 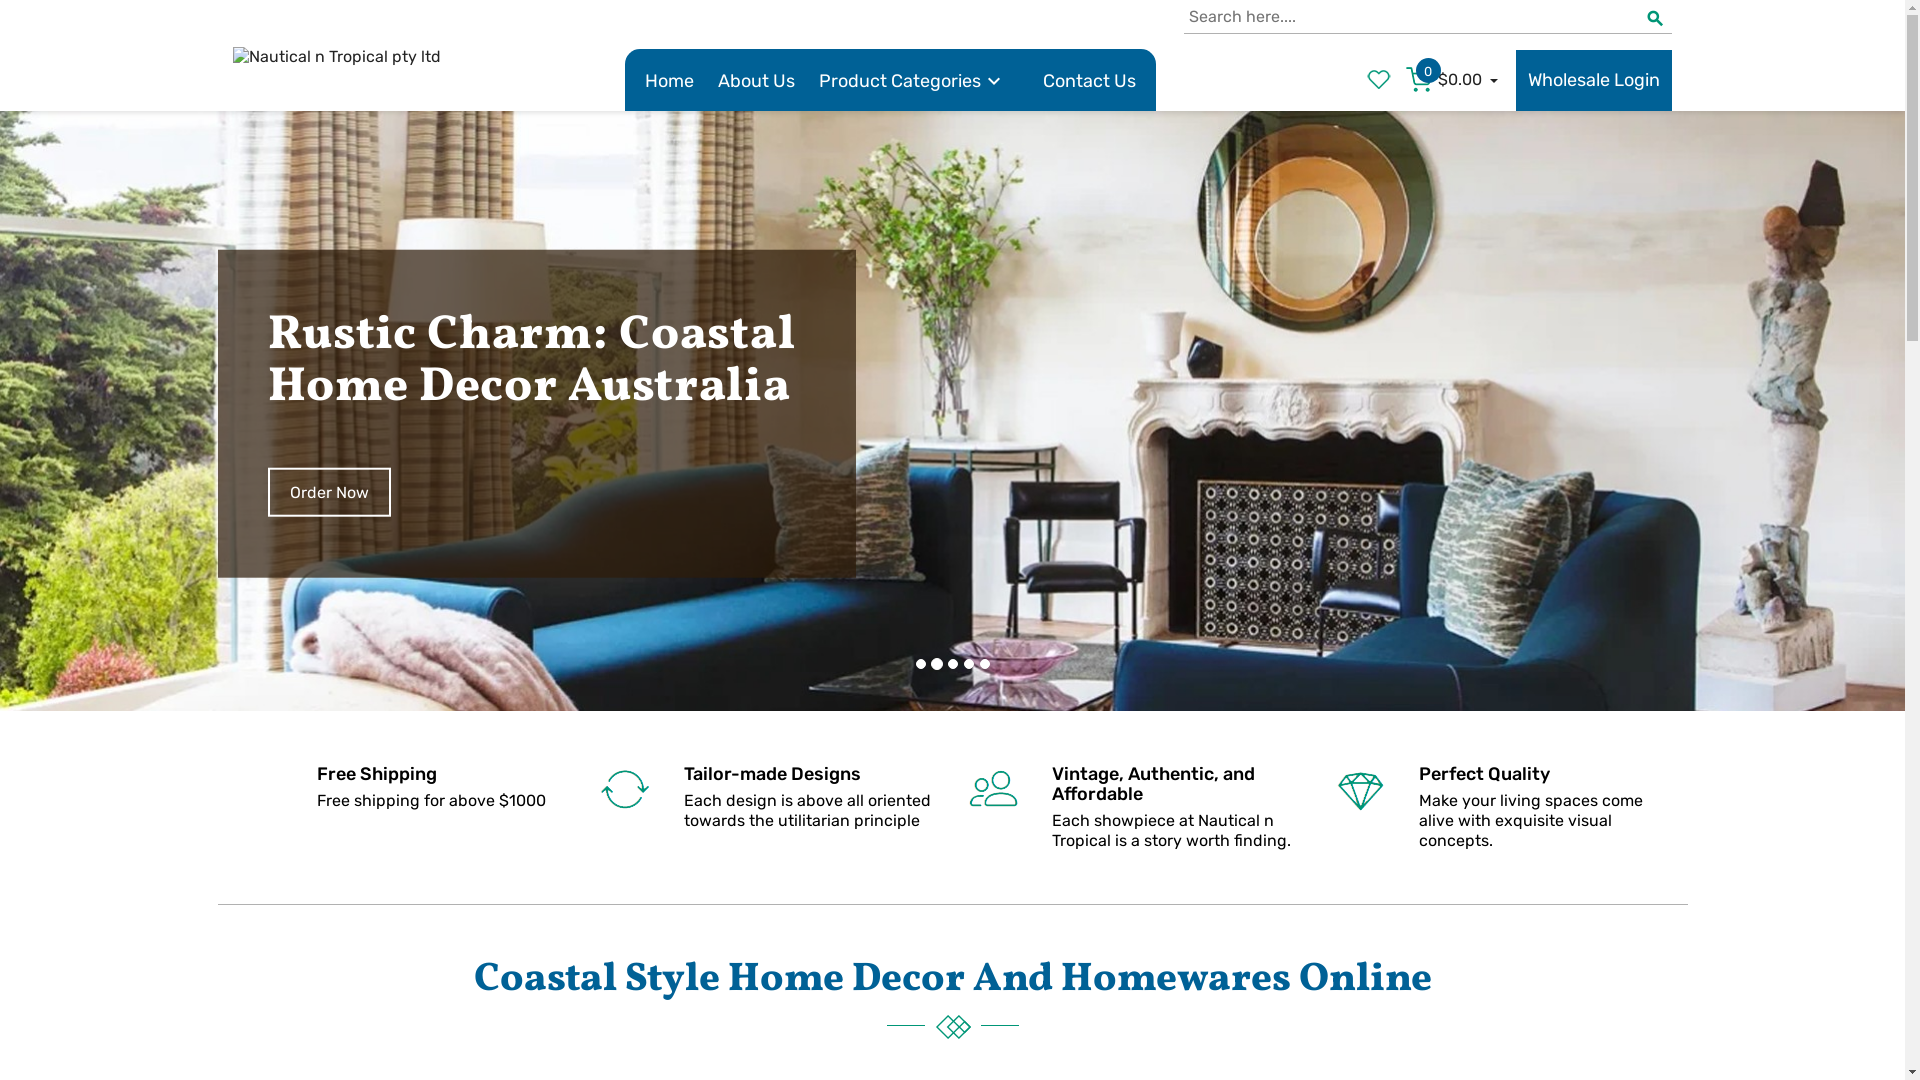 I want to click on 'Wishlist', so click(x=1361, y=78).